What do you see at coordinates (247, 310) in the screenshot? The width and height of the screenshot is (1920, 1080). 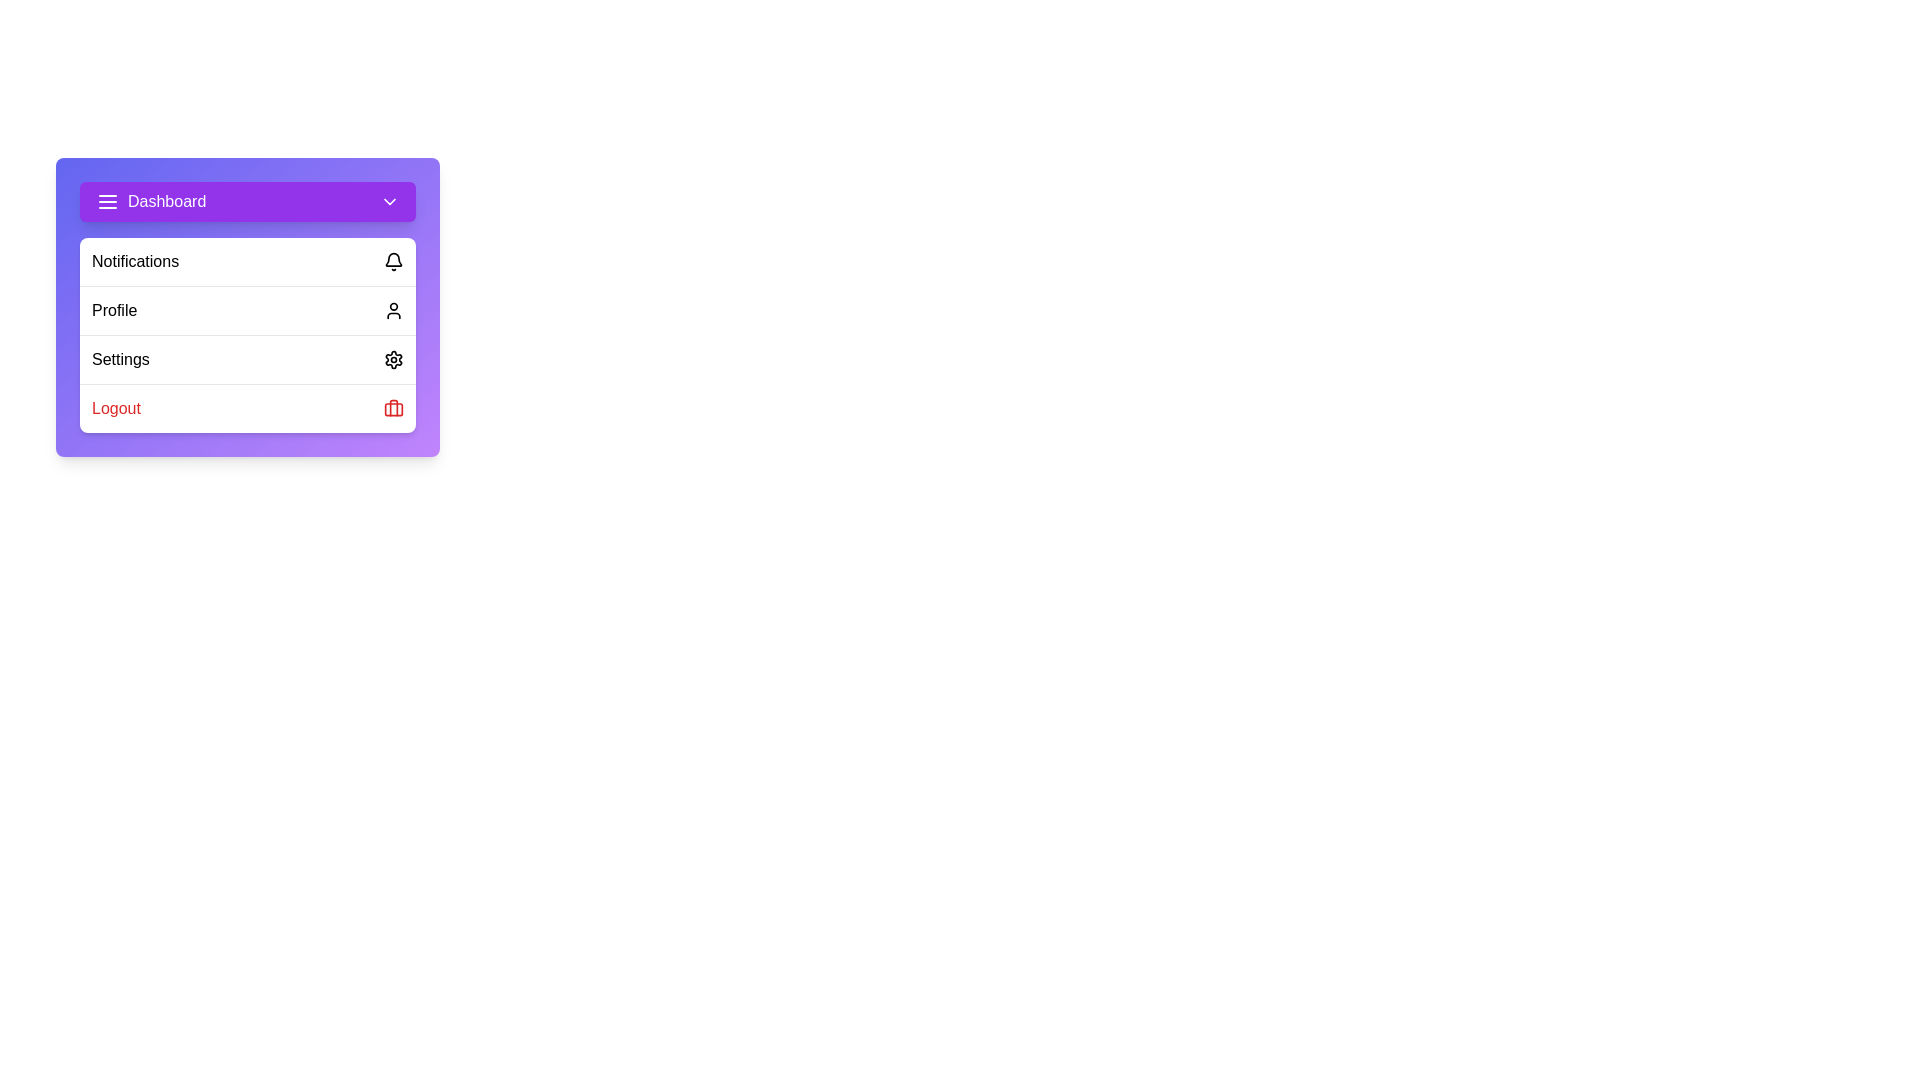 I see `the 'Profile' option in the dropdown menu` at bounding box center [247, 310].